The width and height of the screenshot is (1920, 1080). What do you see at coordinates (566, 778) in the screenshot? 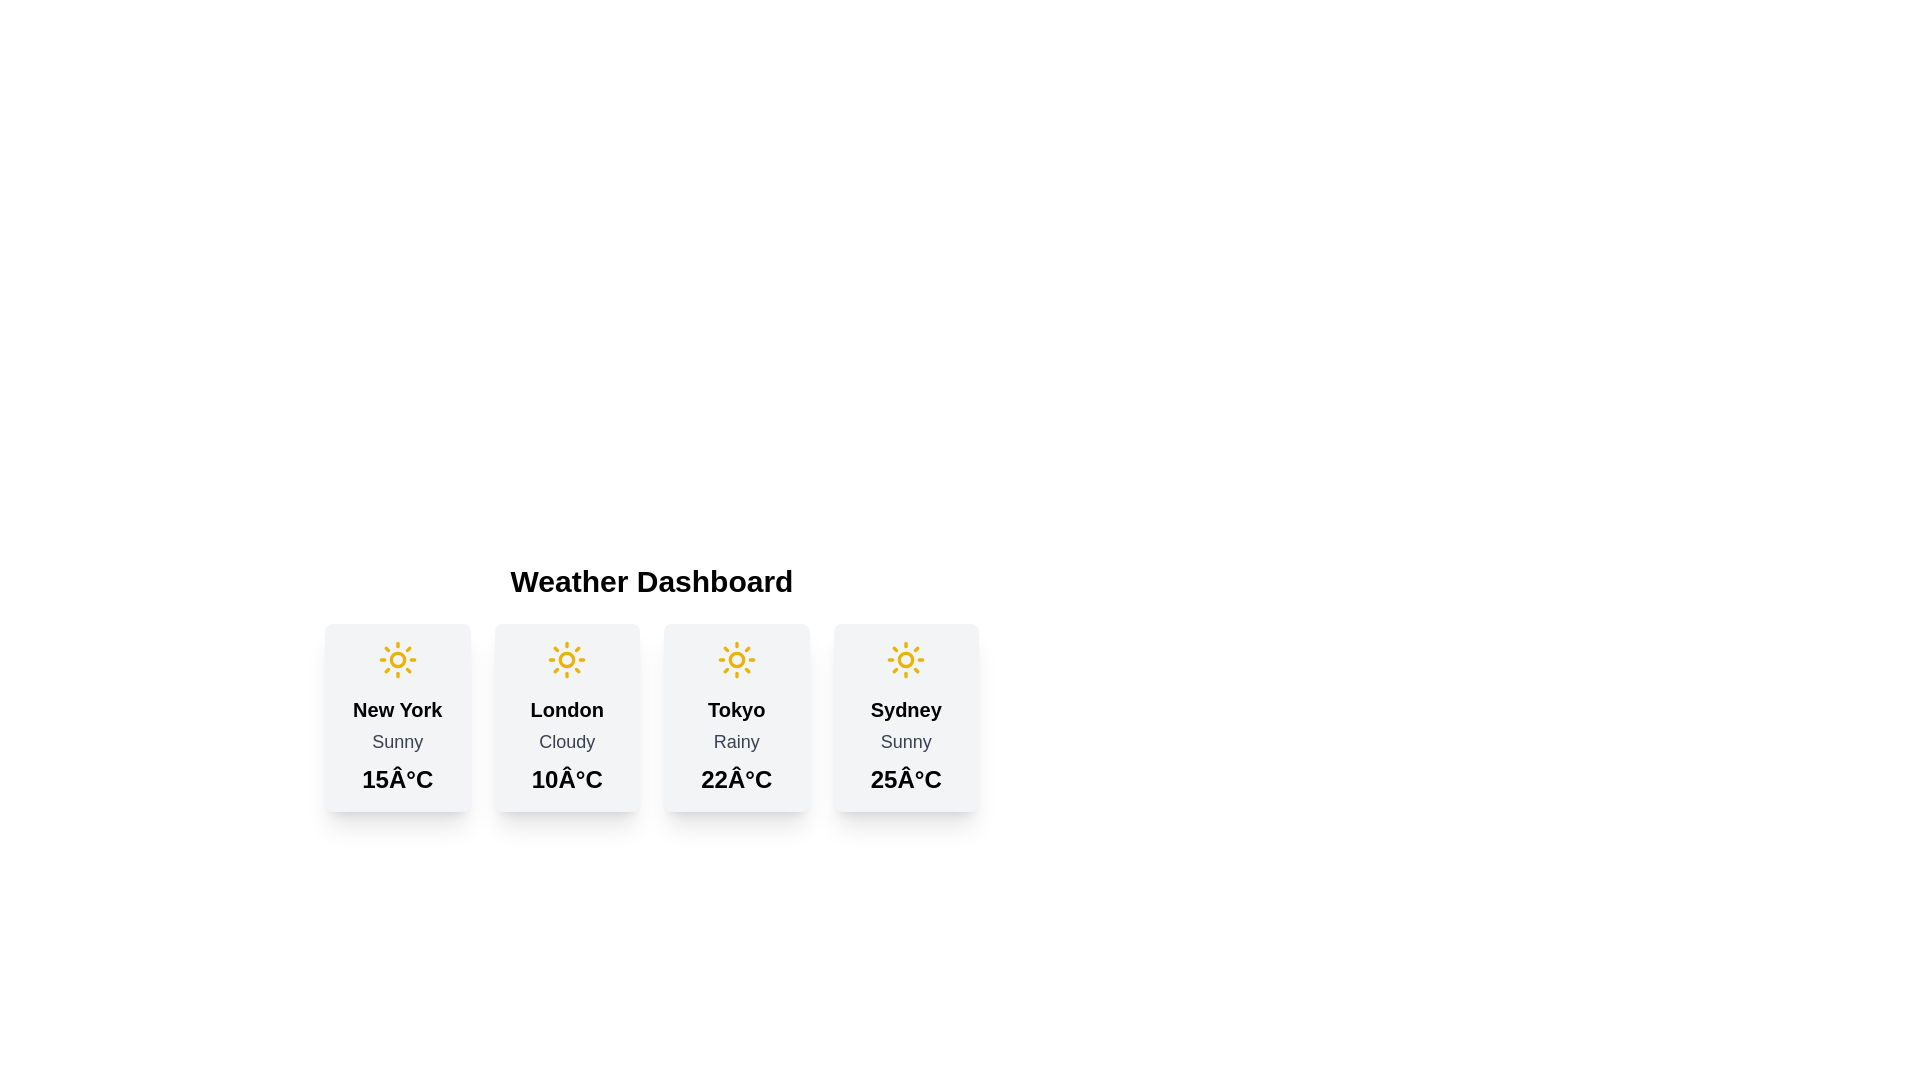
I see `the Static Label displaying the temperature value '10°C' located at the bottom of the second weather card, below the text 'Cloudy'` at bounding box center [566, 778].